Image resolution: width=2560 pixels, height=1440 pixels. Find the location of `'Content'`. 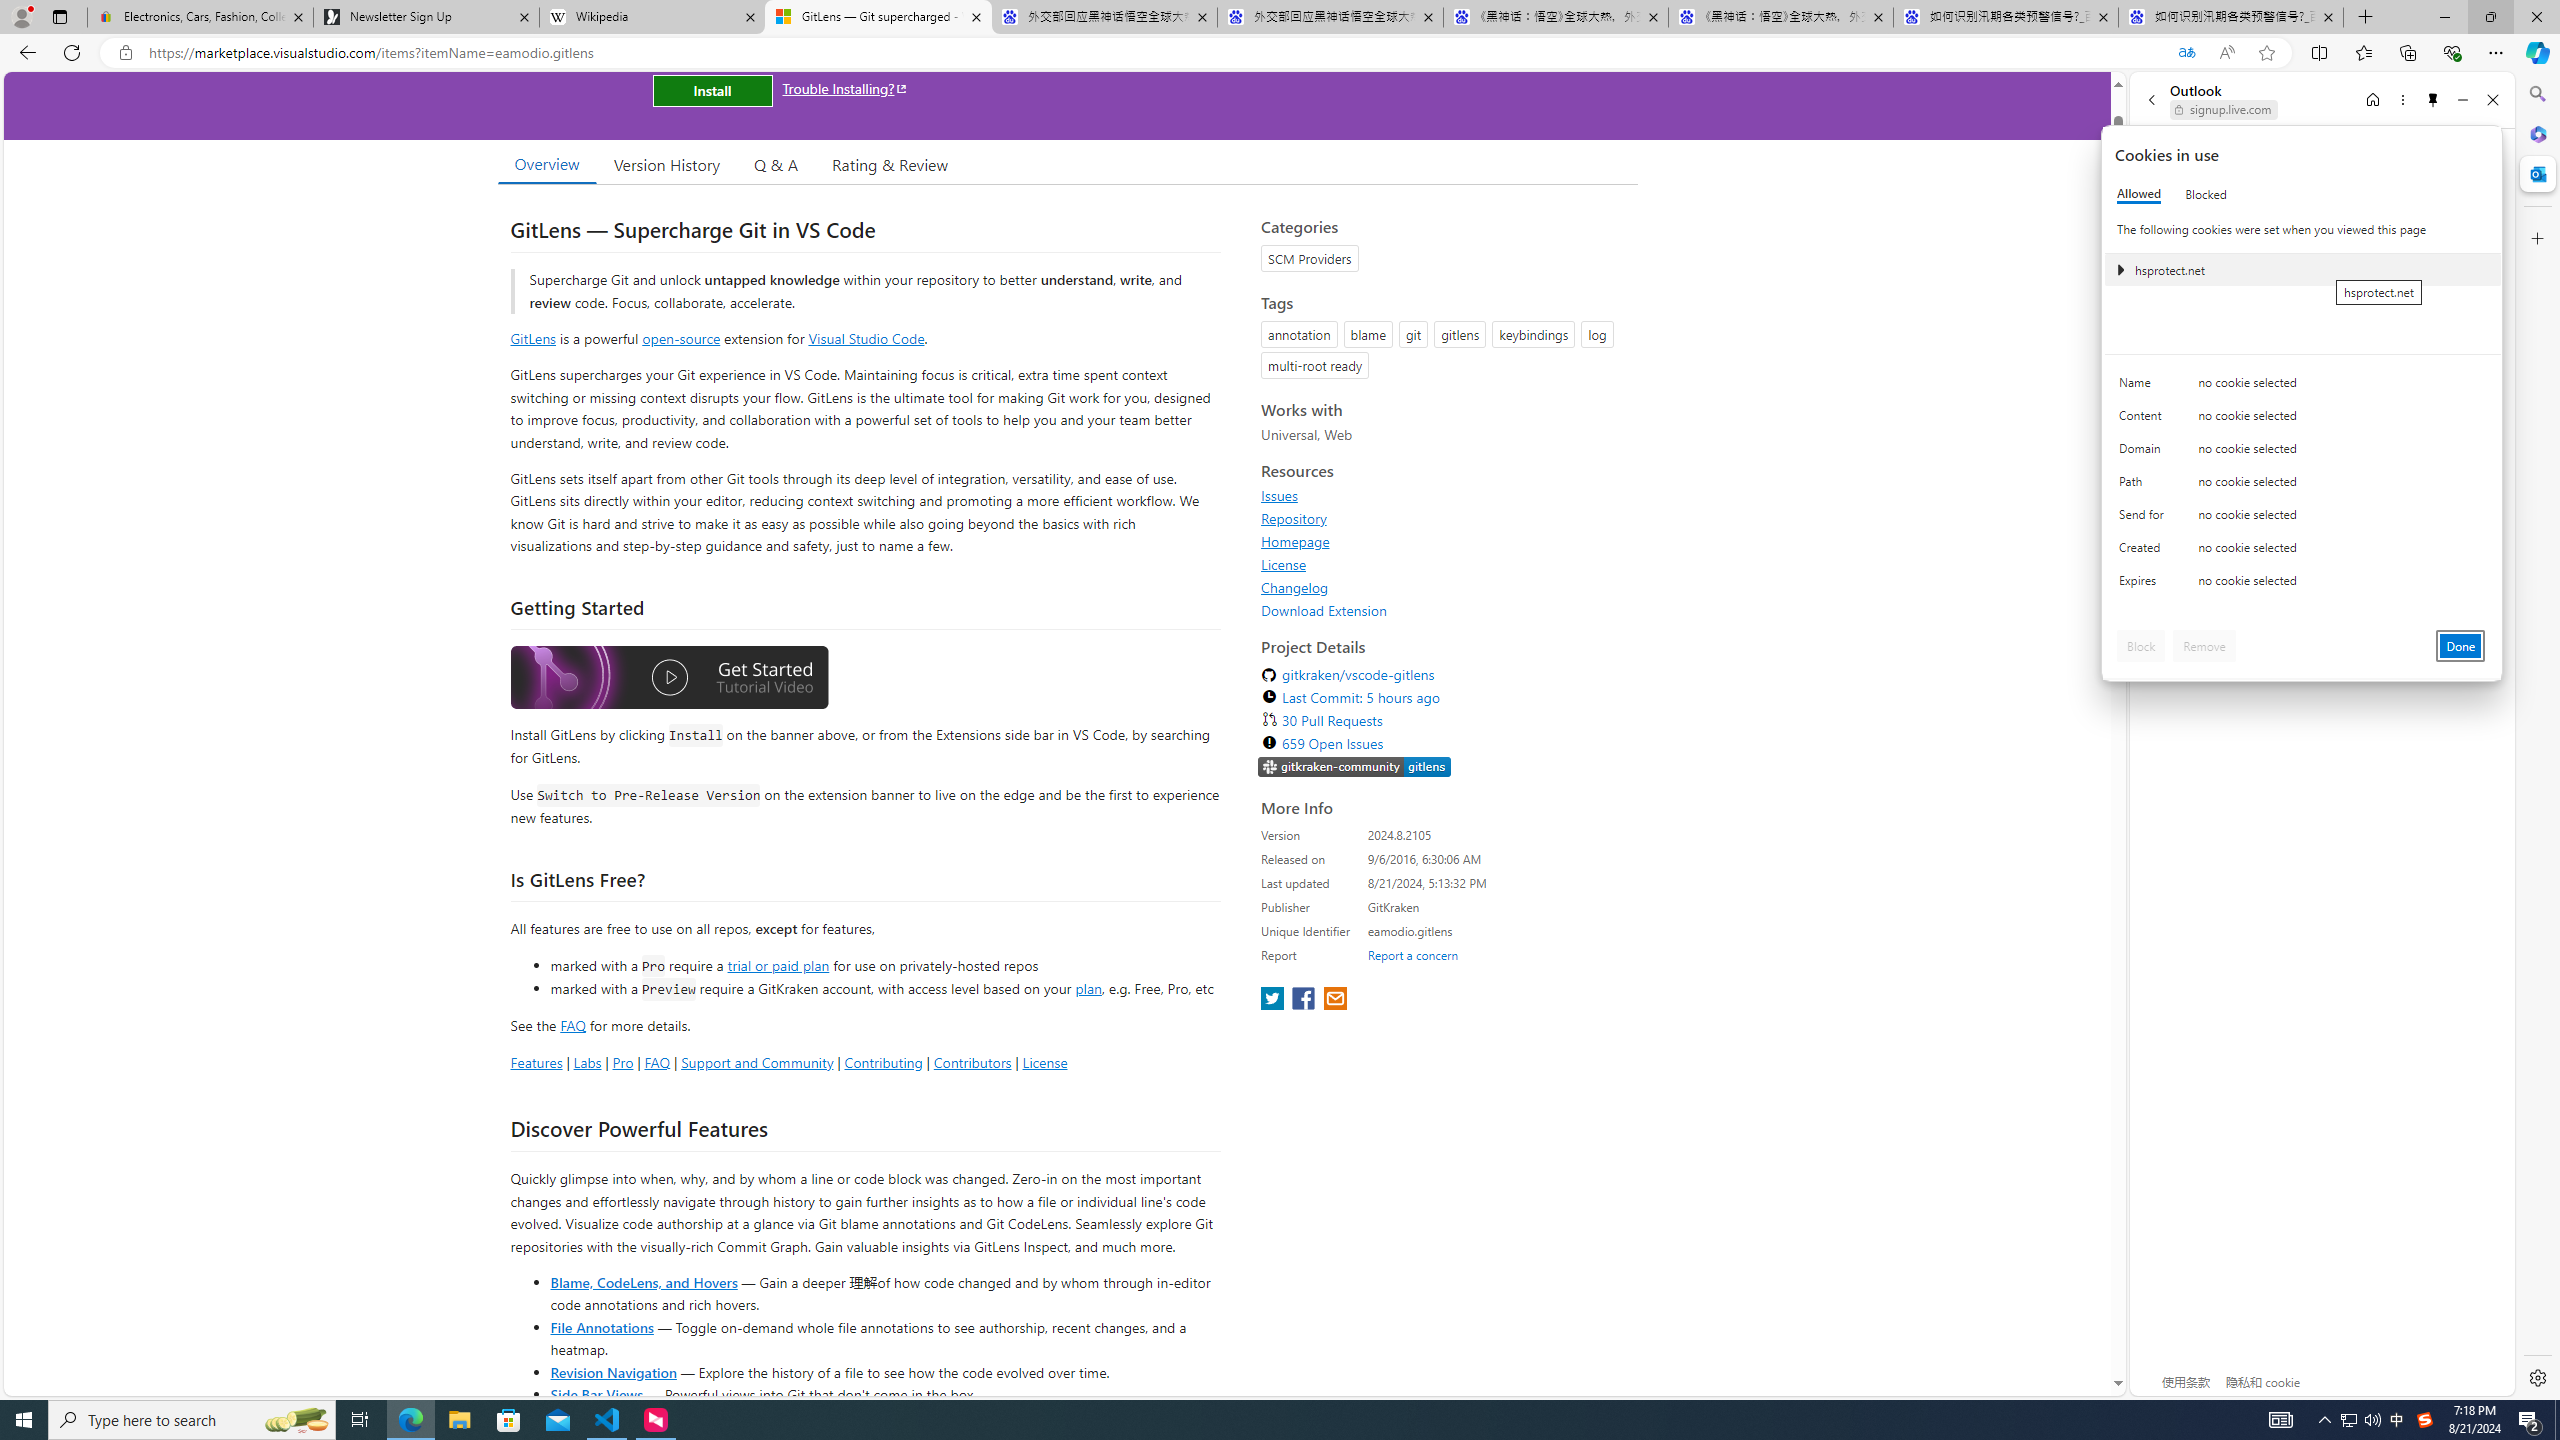

'Content' is located at coordinates (2144, 420).